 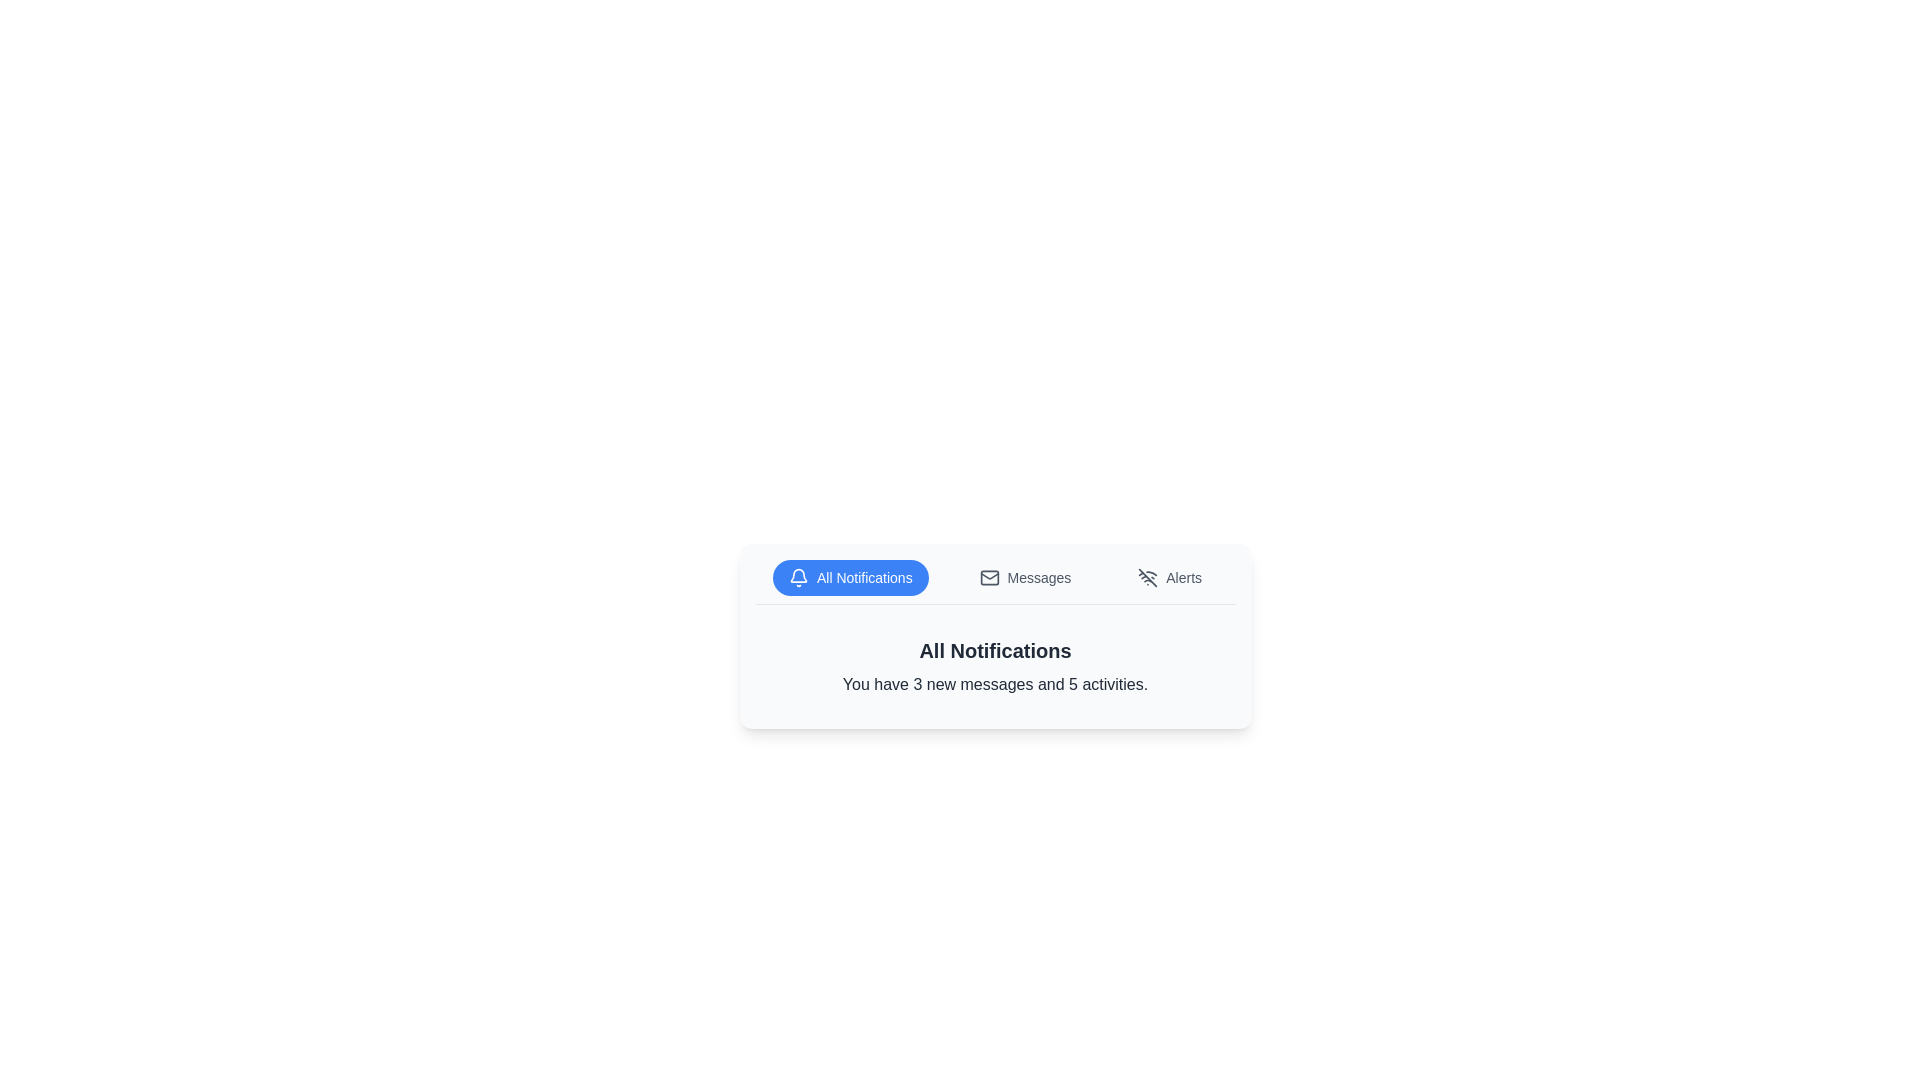 I want to click on the middle button in the group of three buttons, so click(x=1025, y=578).